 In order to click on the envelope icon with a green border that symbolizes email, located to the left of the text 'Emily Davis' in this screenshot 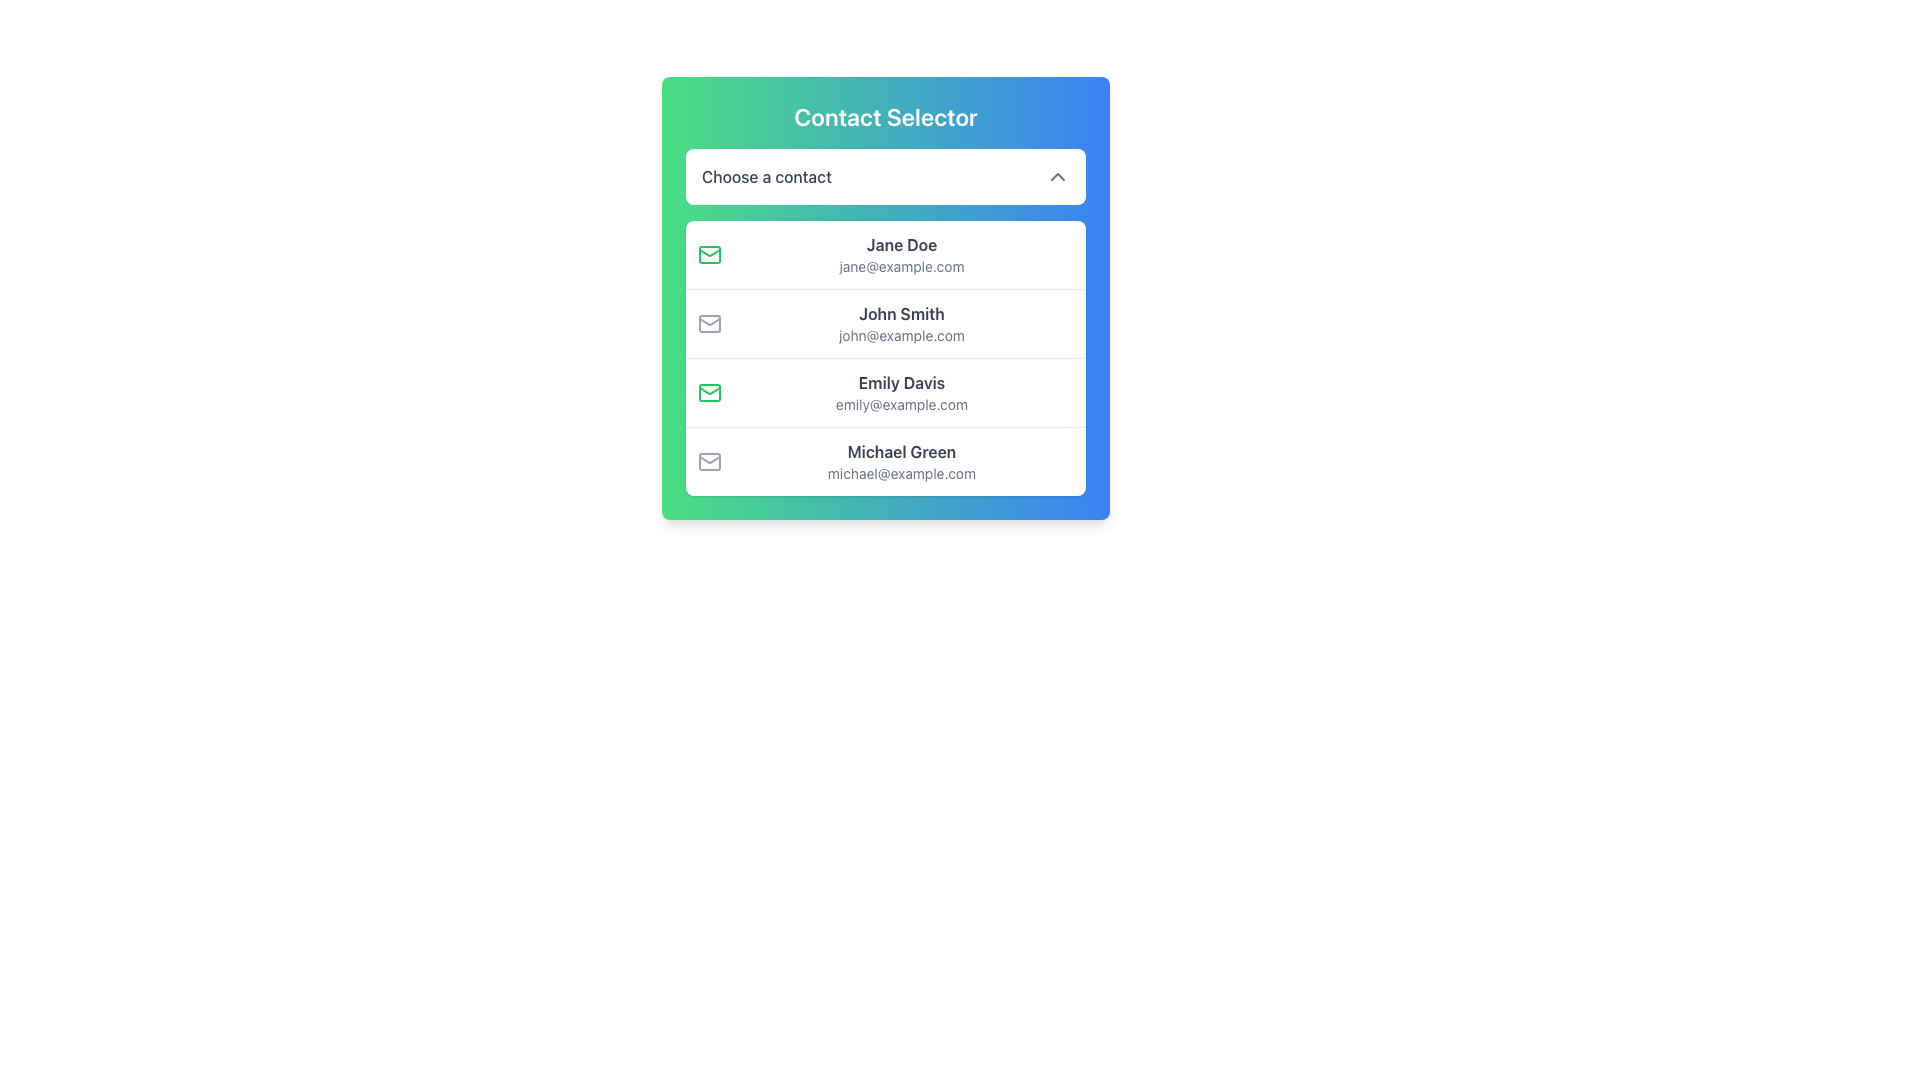, I will do `click(710, 393)`.